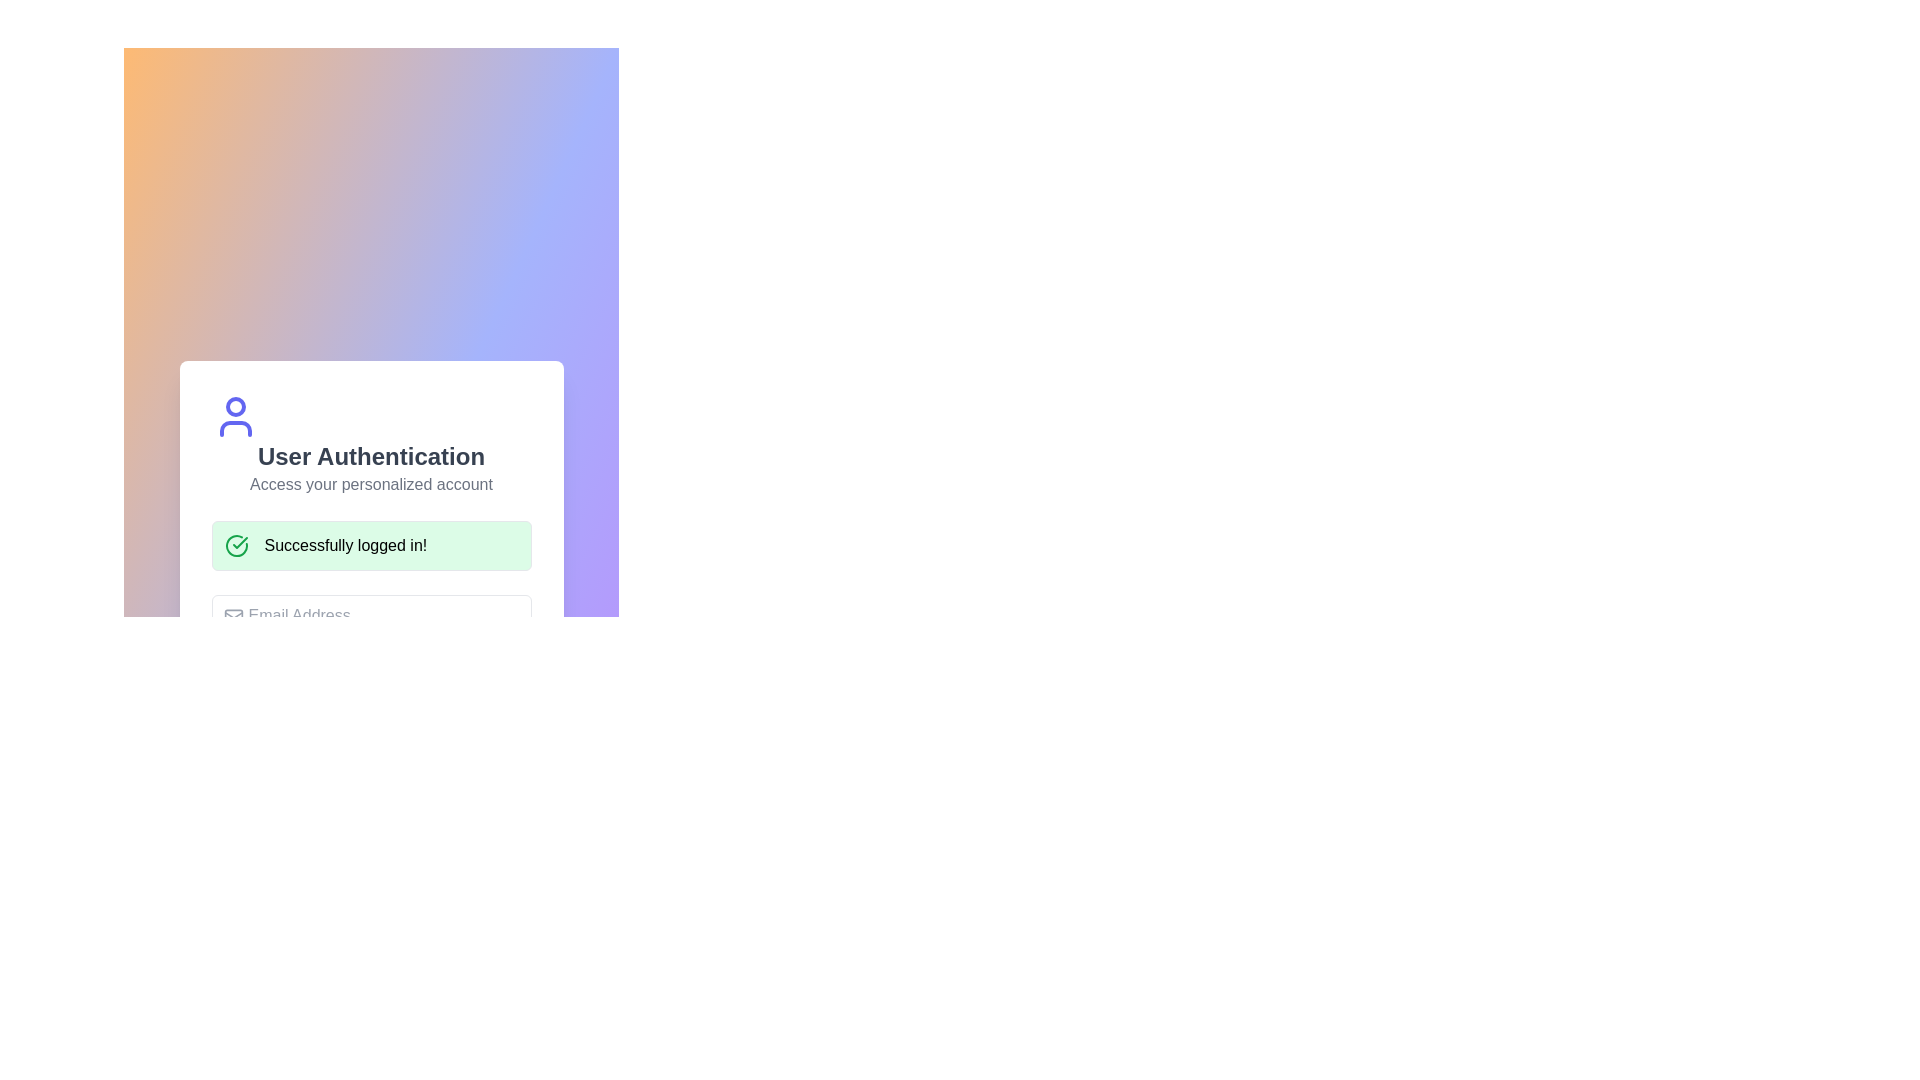 Image resolution: width=1920 pixels, height=1080 pixels. Describe the element at coordinates (371, 485) in the screenshot. I see `the text element displaying 'Access your personalized account', which is styled in medium gray and positioned below the 'User Authentication' heading` at that location.